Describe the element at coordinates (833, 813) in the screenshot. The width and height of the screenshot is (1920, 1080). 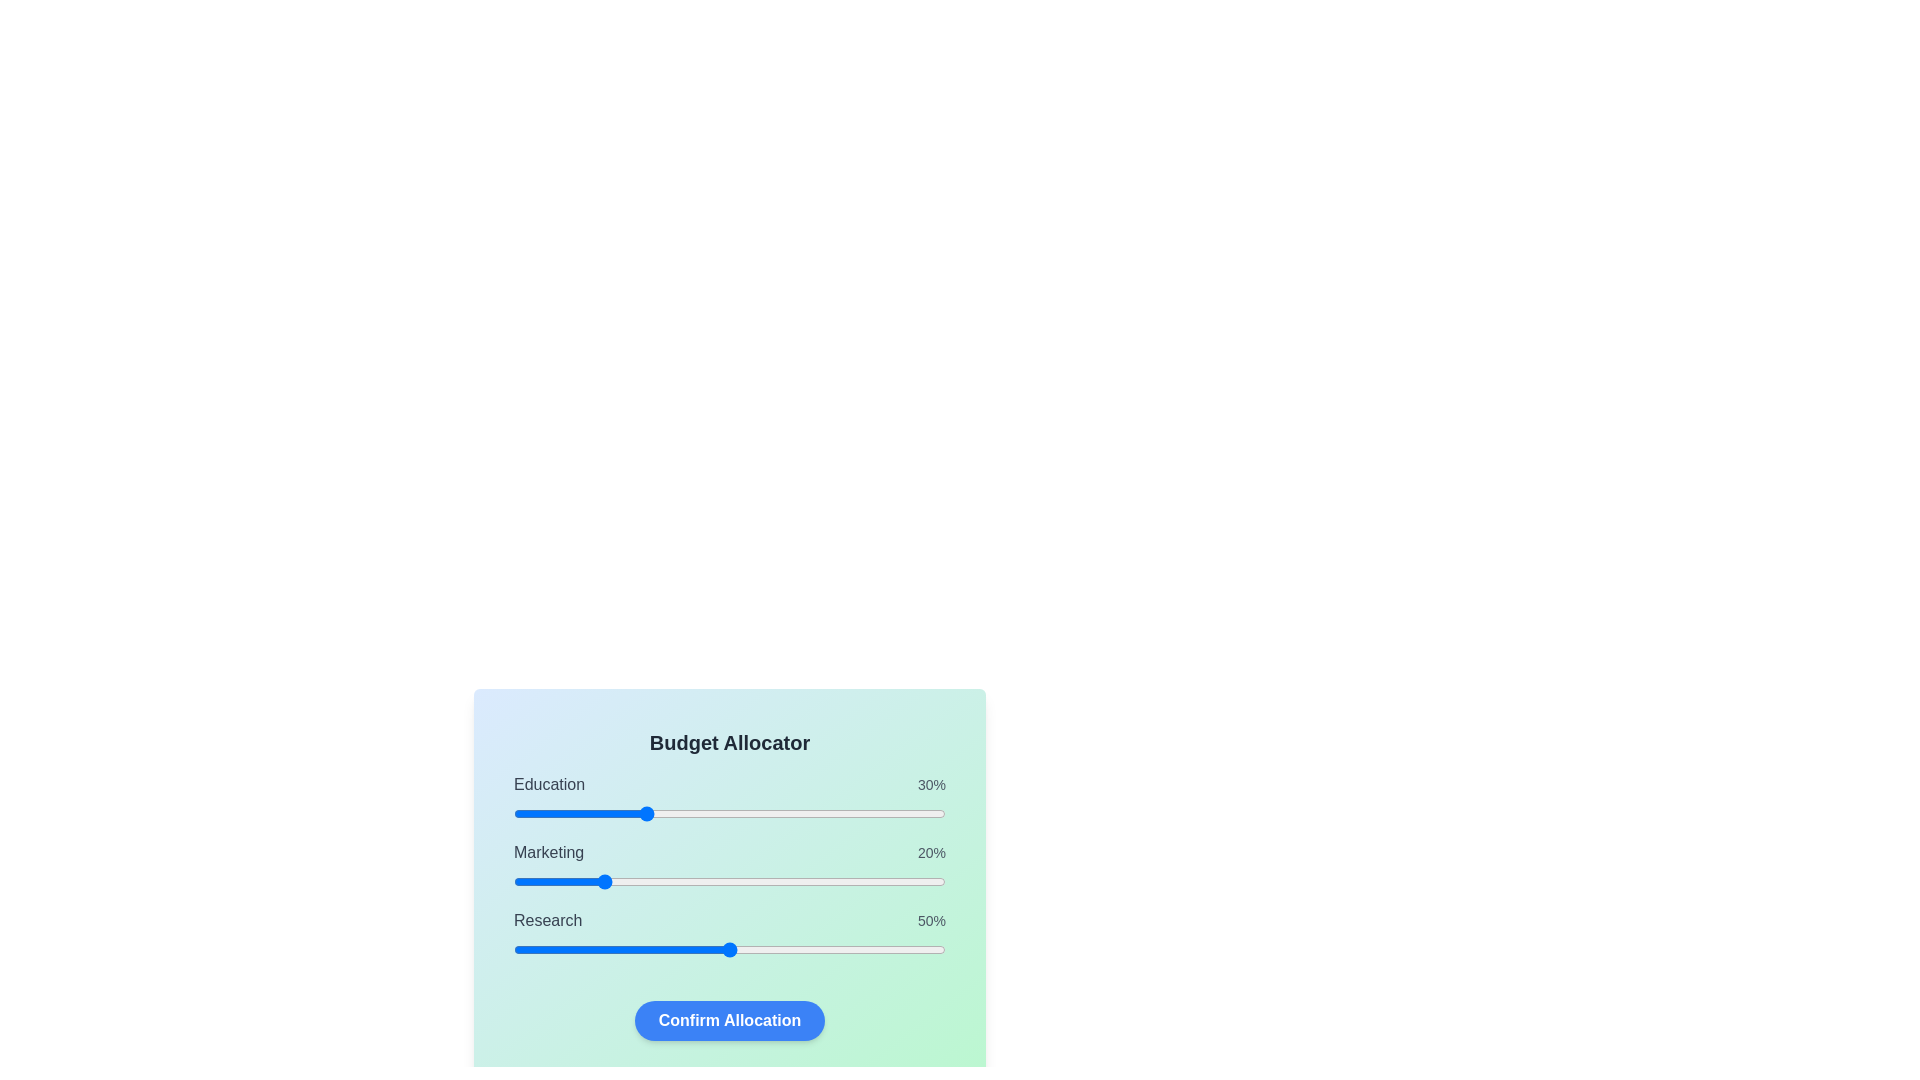
I see `the Education slider to 74%` at that location.